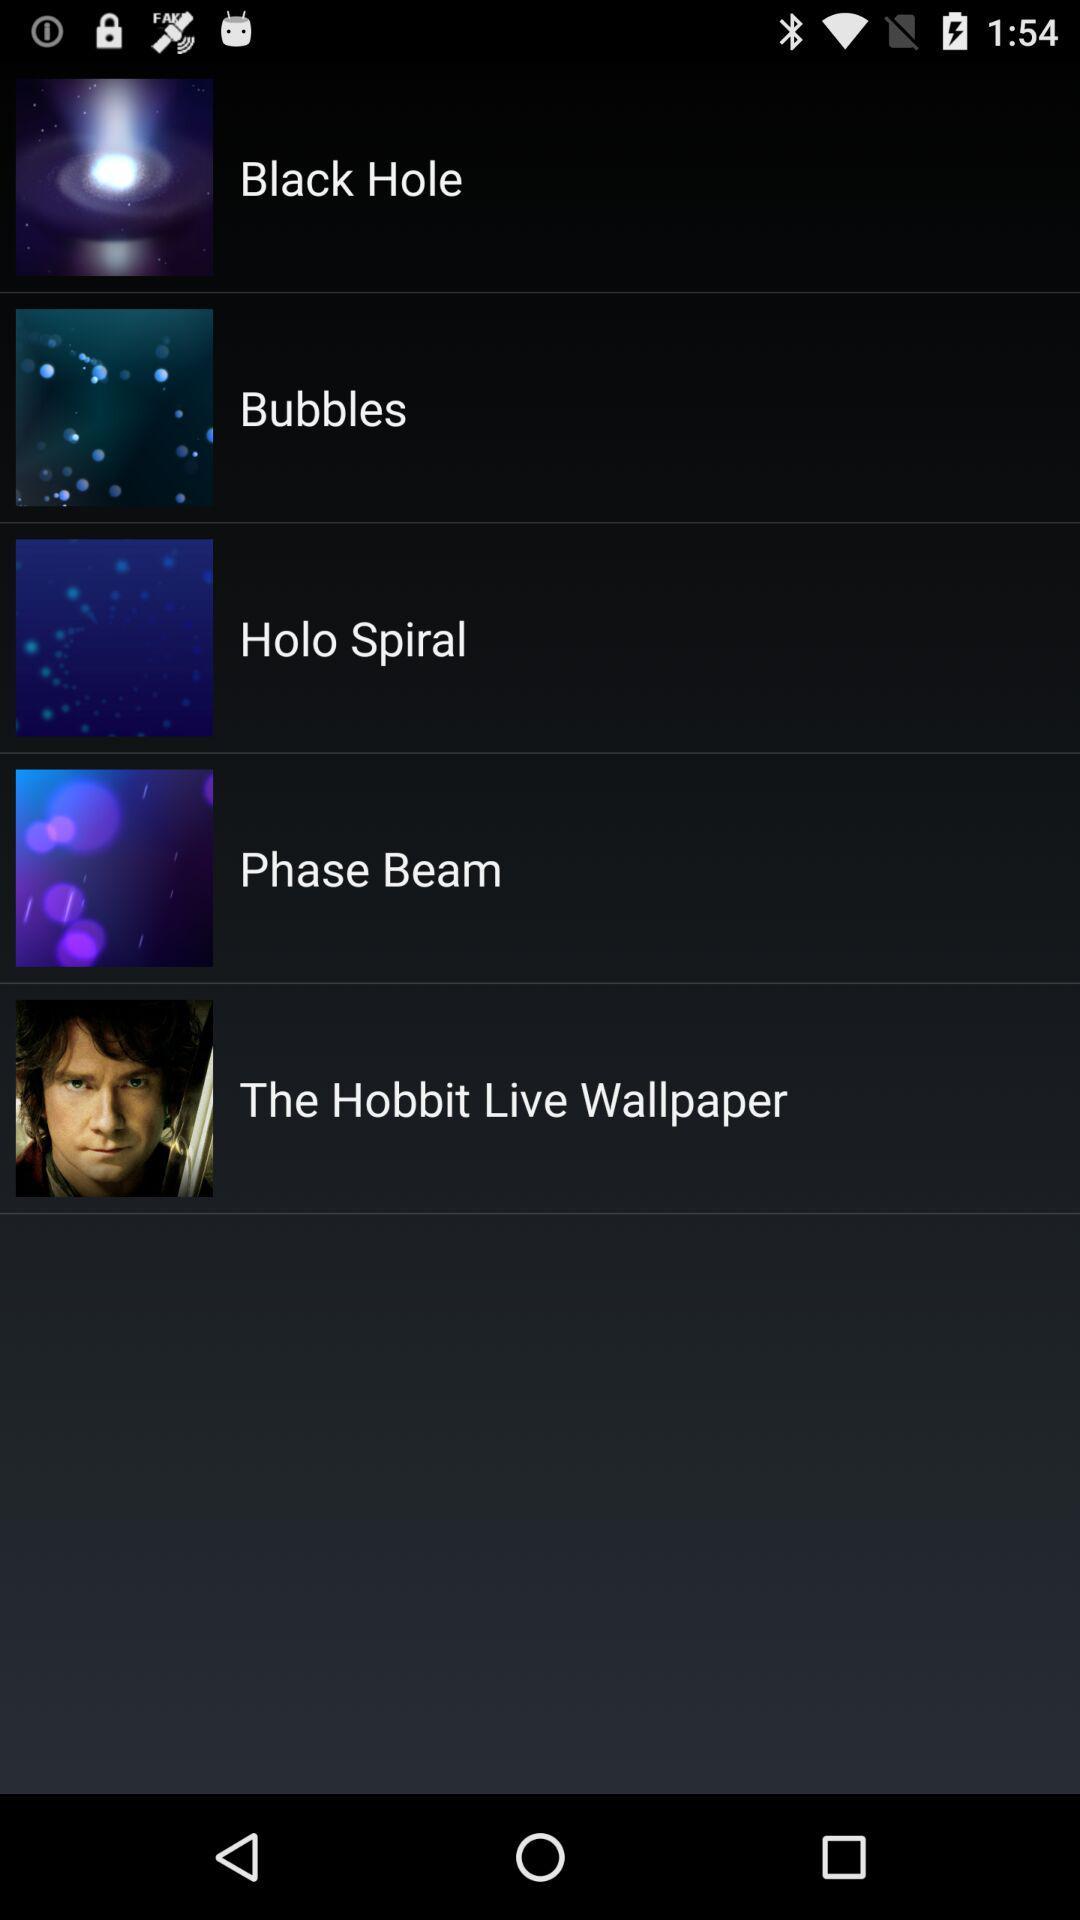 This screenshot has width=1080, height=1920. I want to click on the hobbit live icon, so click(512, 1097).